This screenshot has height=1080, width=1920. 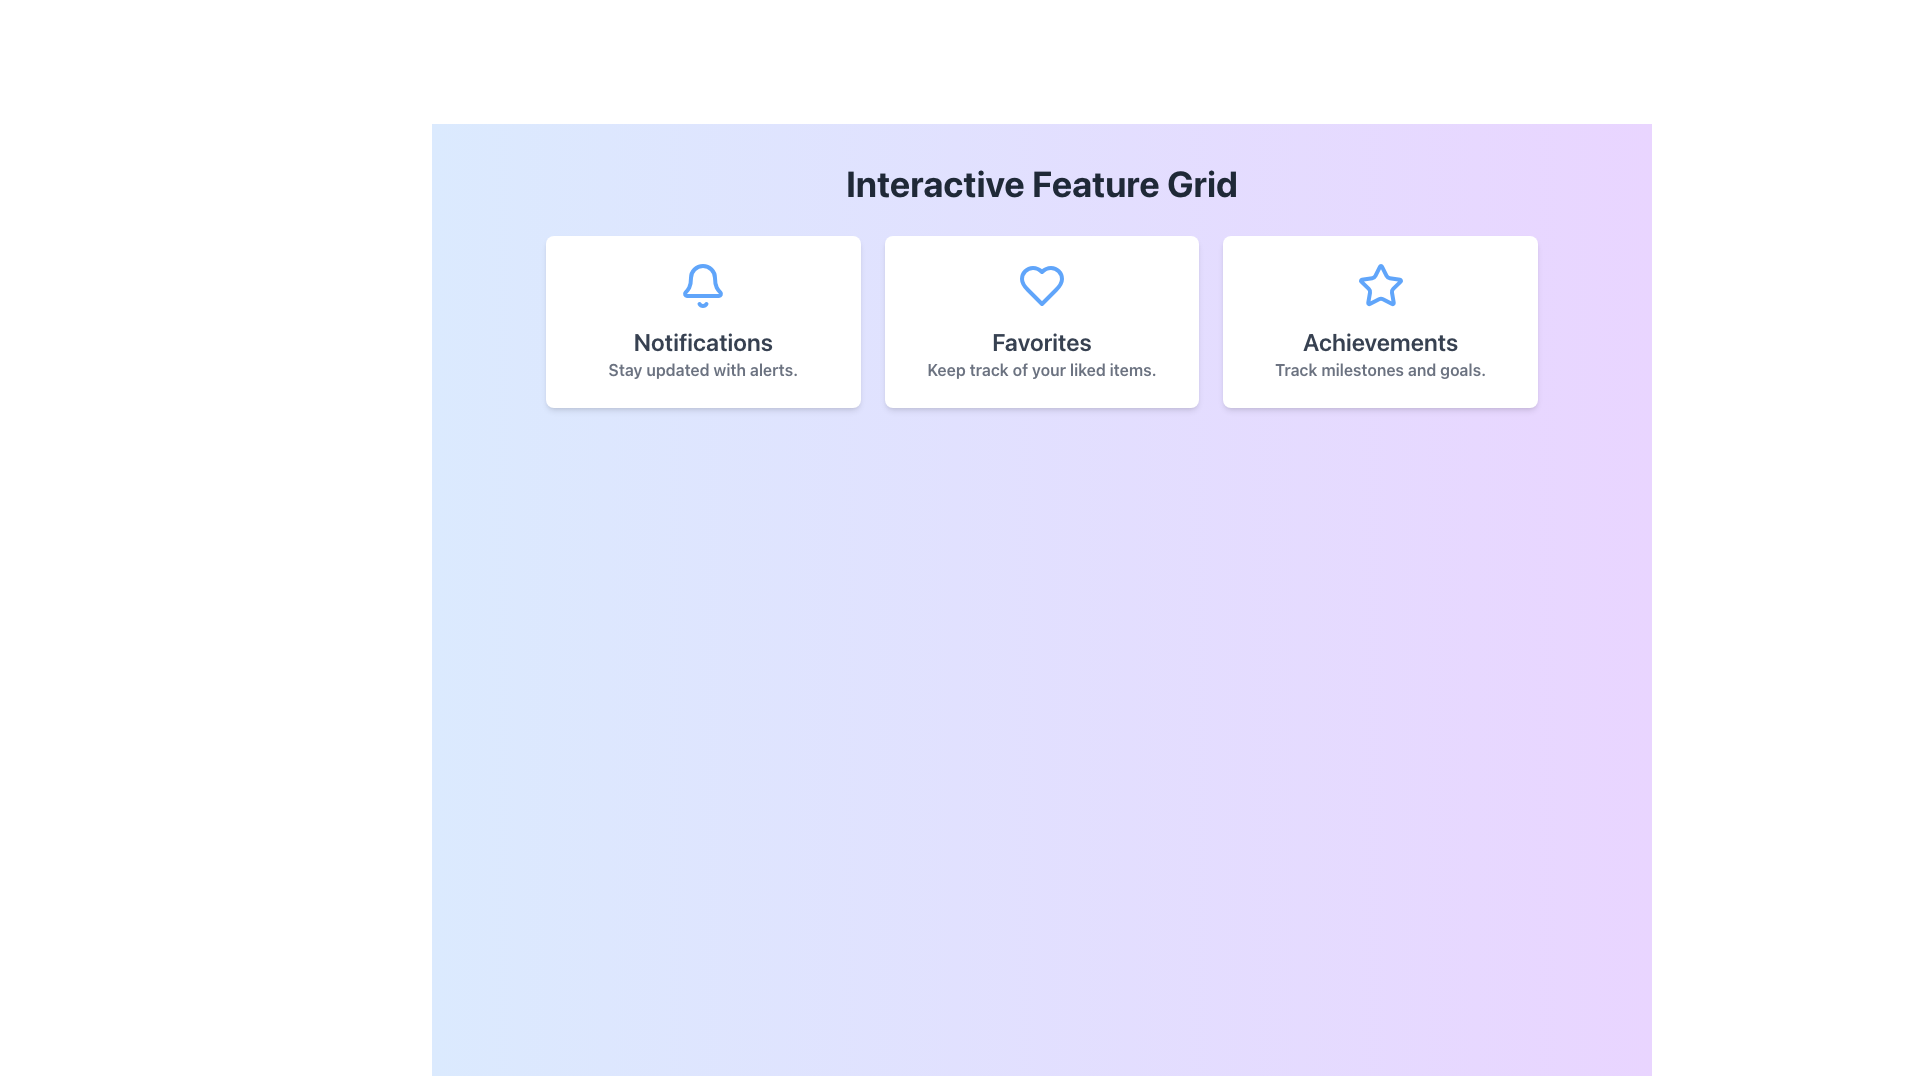 What do you see at coordinates (1379, 370) in the screenshot?
I see `the text element reading 'Track milestones and goals.' which is styled in gray and positioned under the 'Achievements' header` at bounding box center [1379, 370].